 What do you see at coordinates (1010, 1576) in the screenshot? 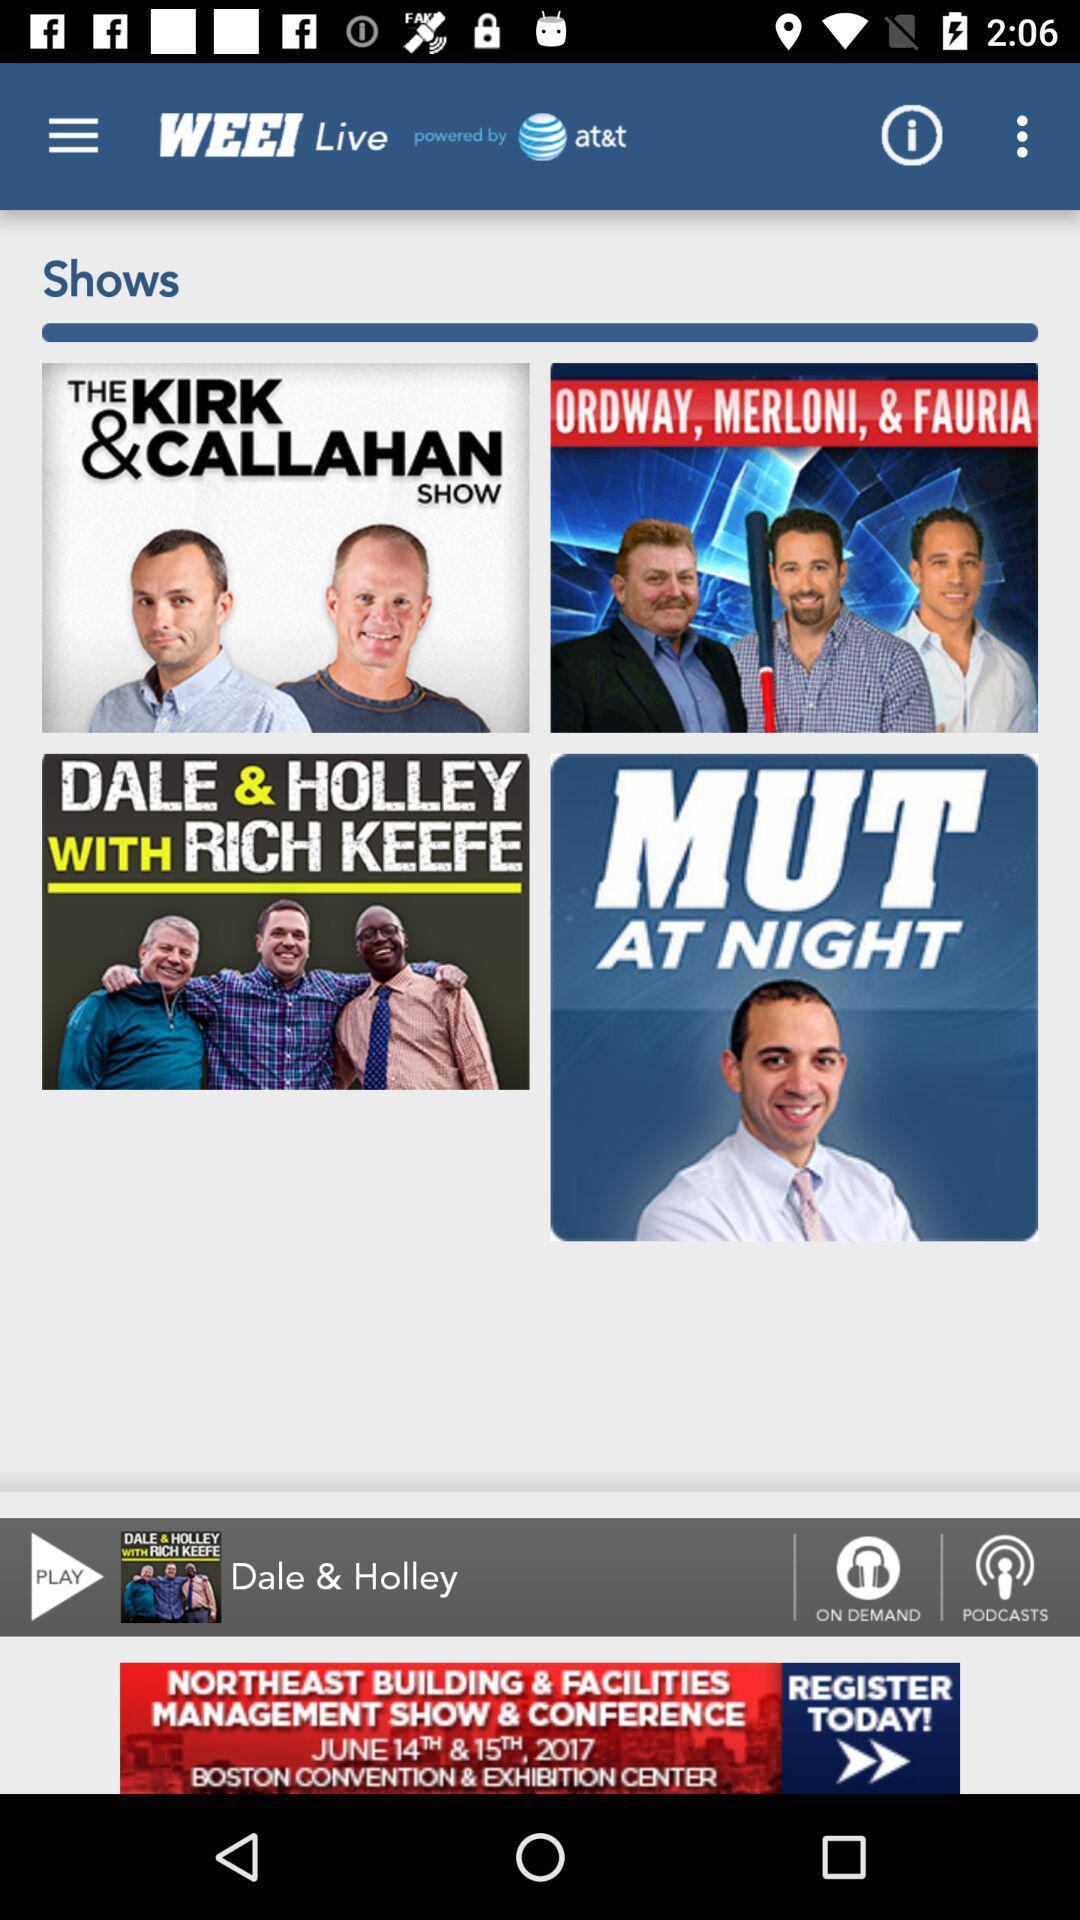
I see `the location icon` at bounding box center [1010, 1576].